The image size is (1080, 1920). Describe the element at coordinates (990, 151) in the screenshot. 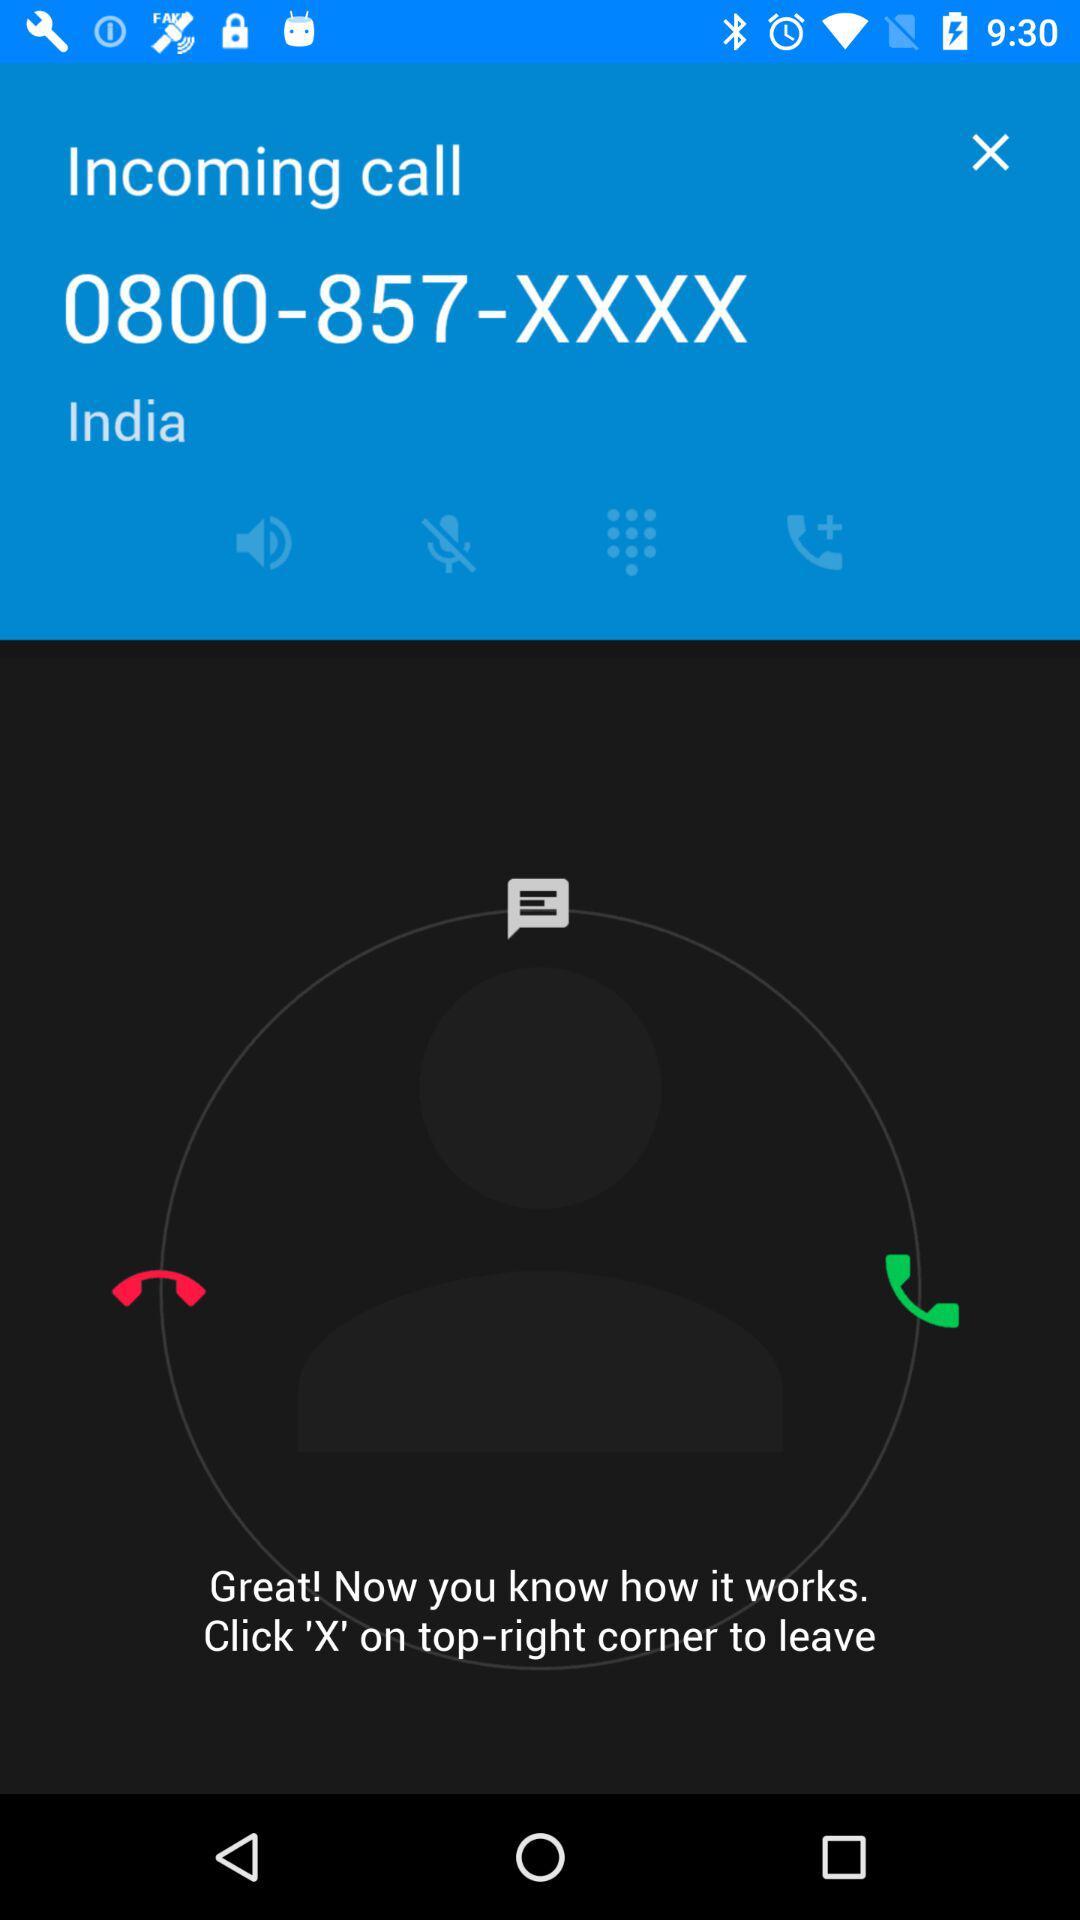

I see `option` at that location.